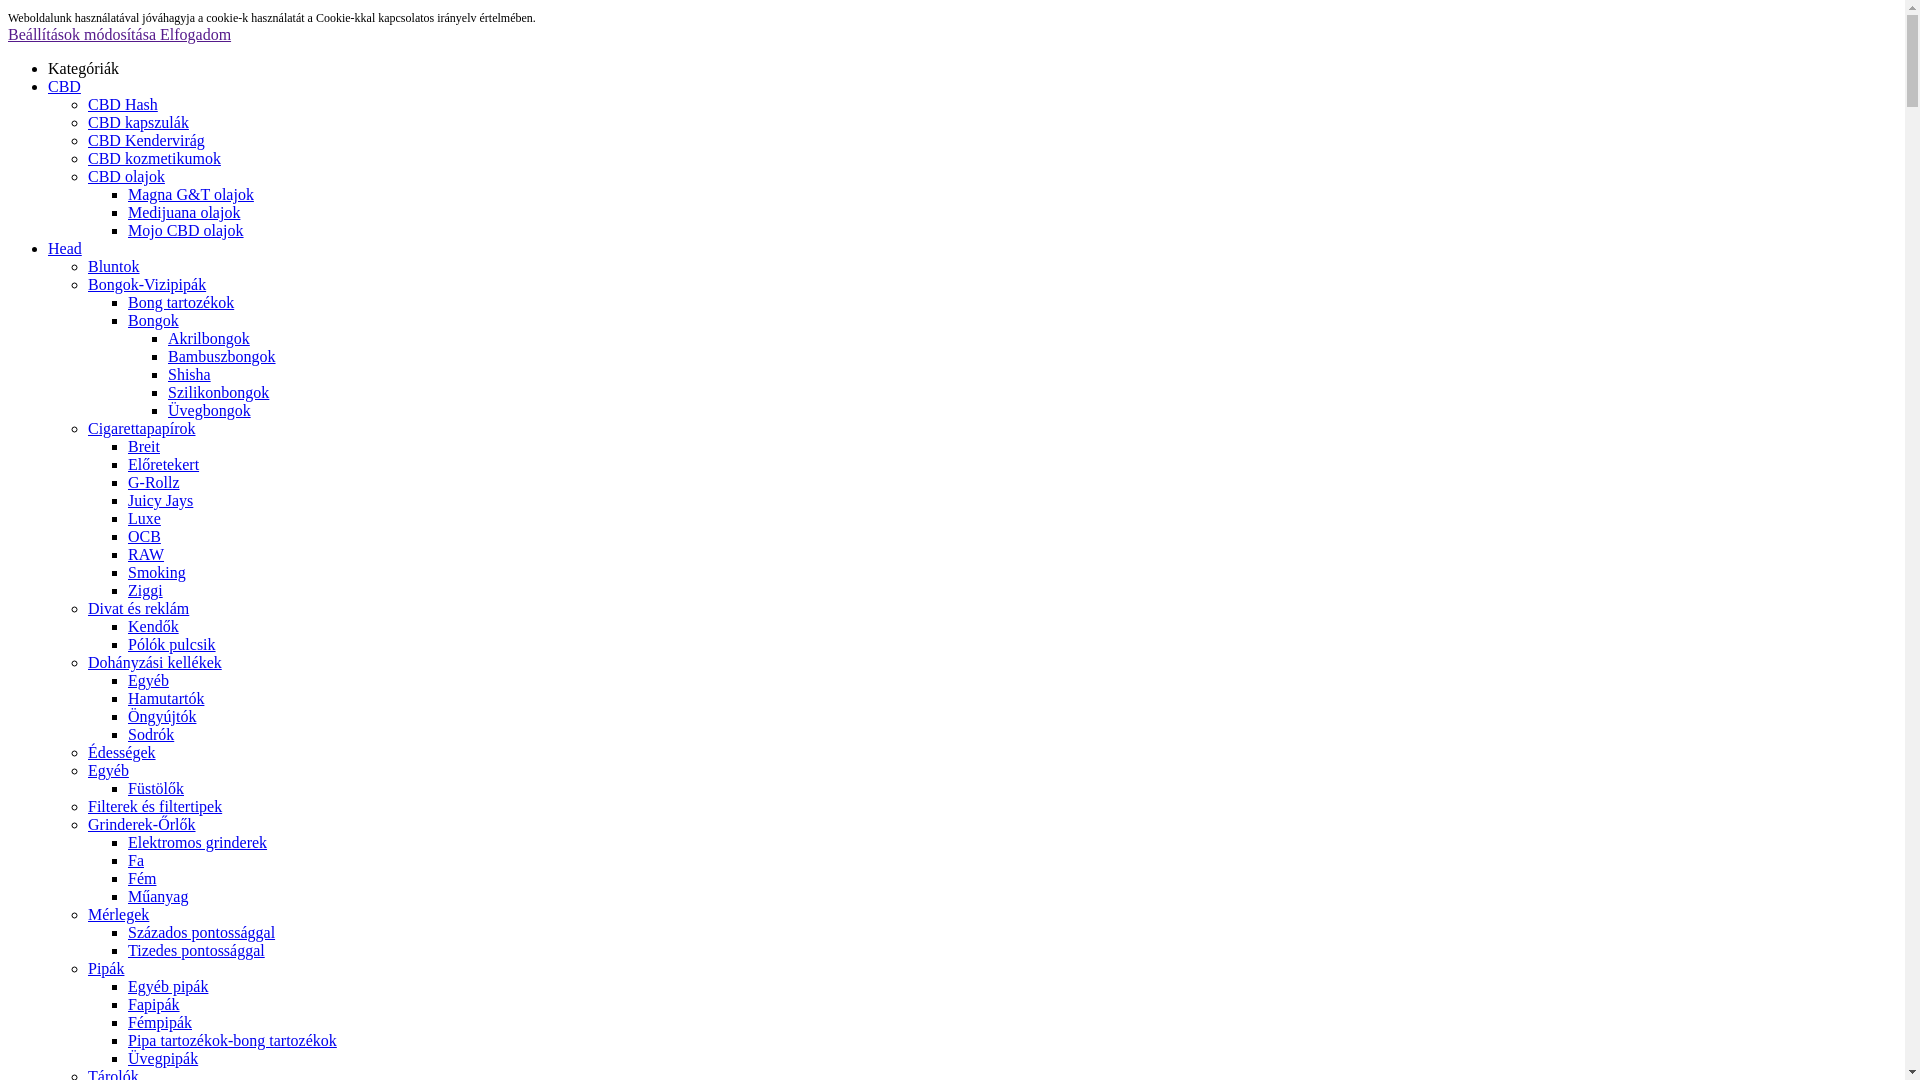  I want to click on 'Elektromos grinderek', so click(197, 842).